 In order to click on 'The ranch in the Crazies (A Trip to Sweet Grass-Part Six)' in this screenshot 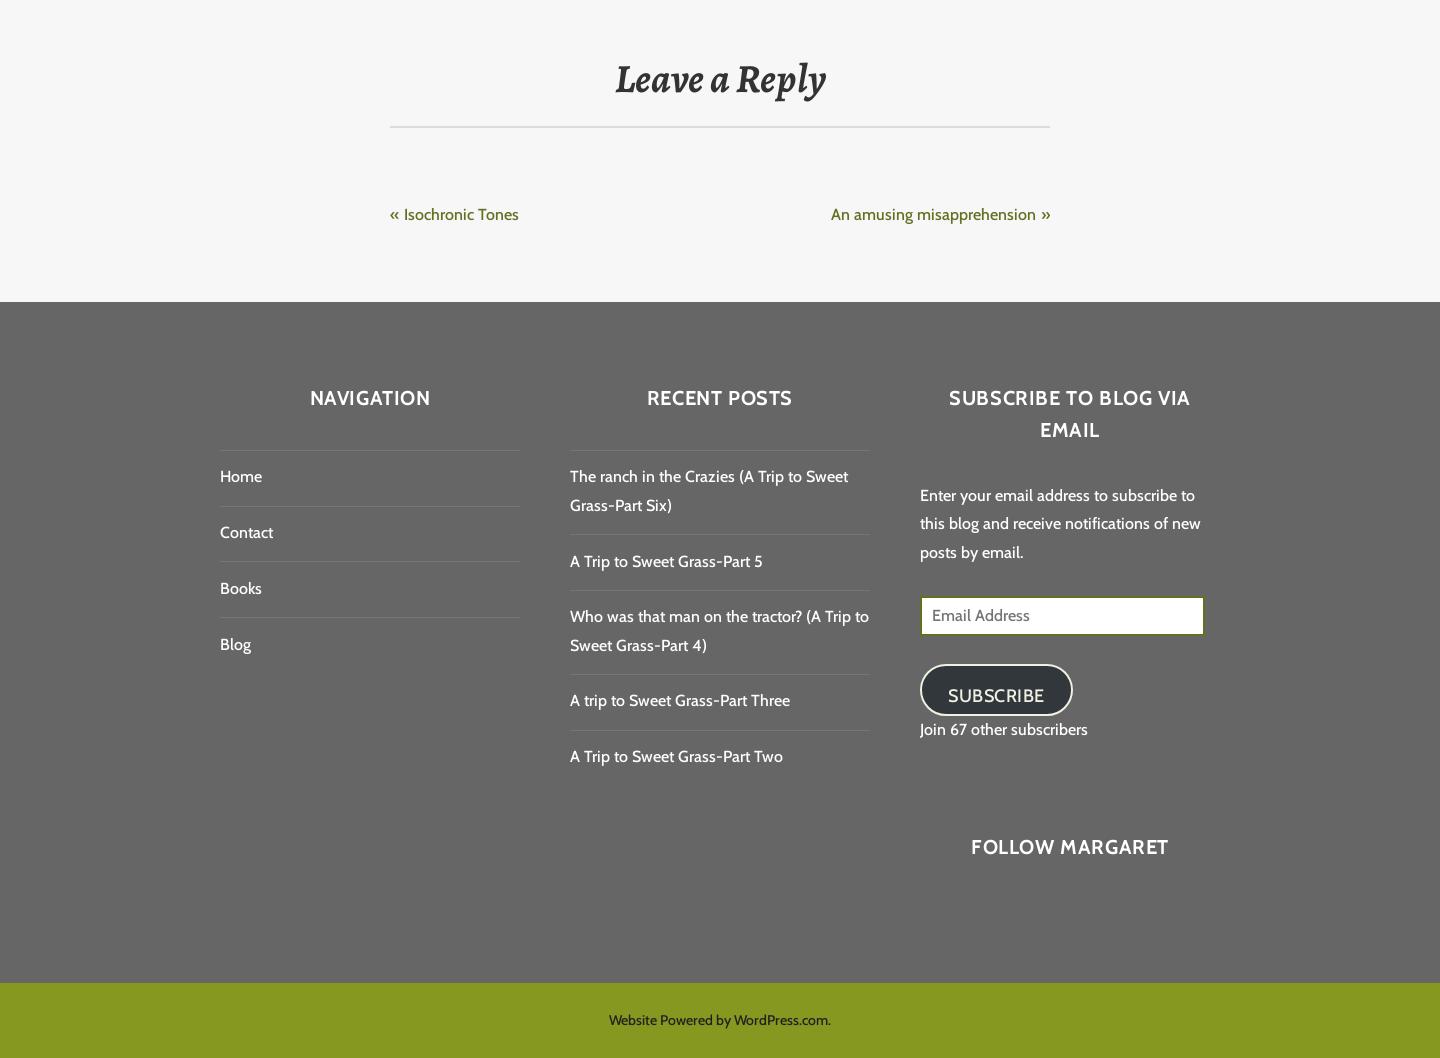, I will do `click(709, 489)`.